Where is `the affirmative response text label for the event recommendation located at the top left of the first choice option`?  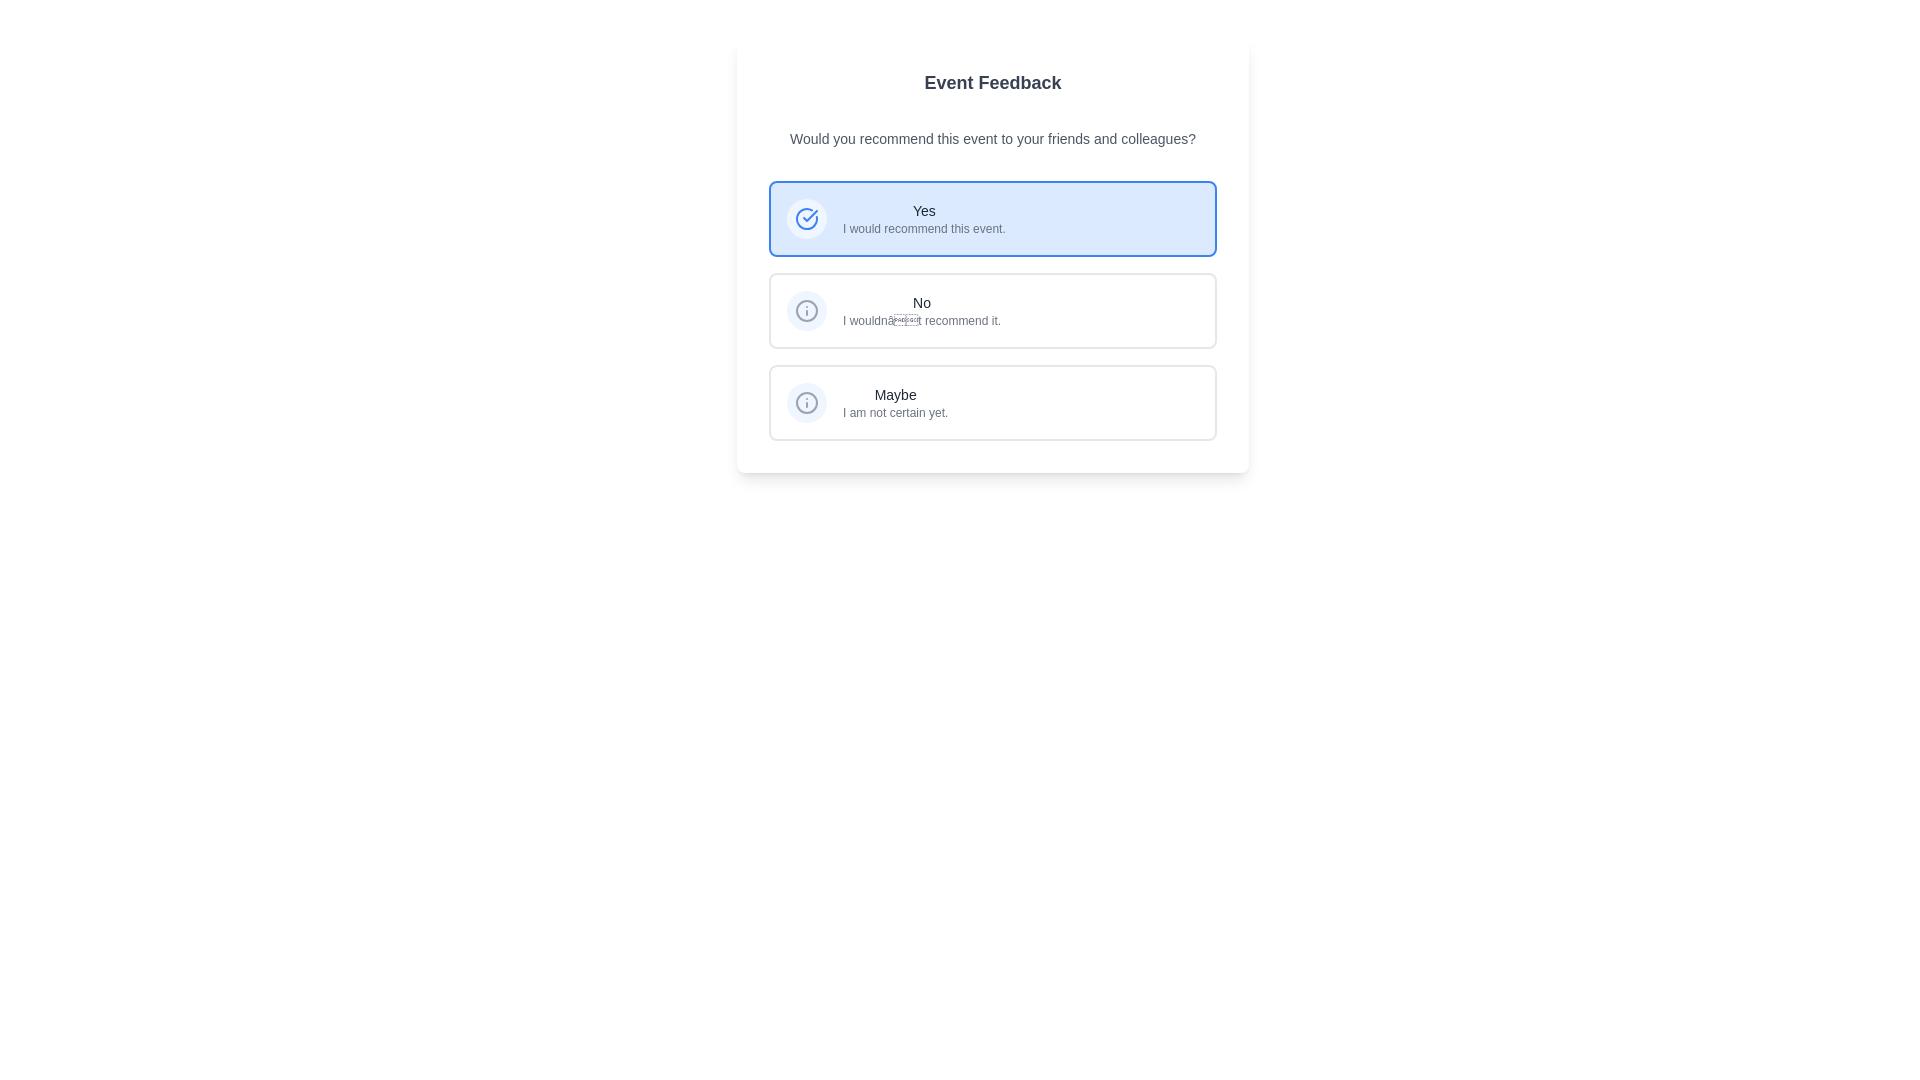
the affirmative response text label for the event recommendation located at the top left of the first choice option is located at coordinates (923, 211).